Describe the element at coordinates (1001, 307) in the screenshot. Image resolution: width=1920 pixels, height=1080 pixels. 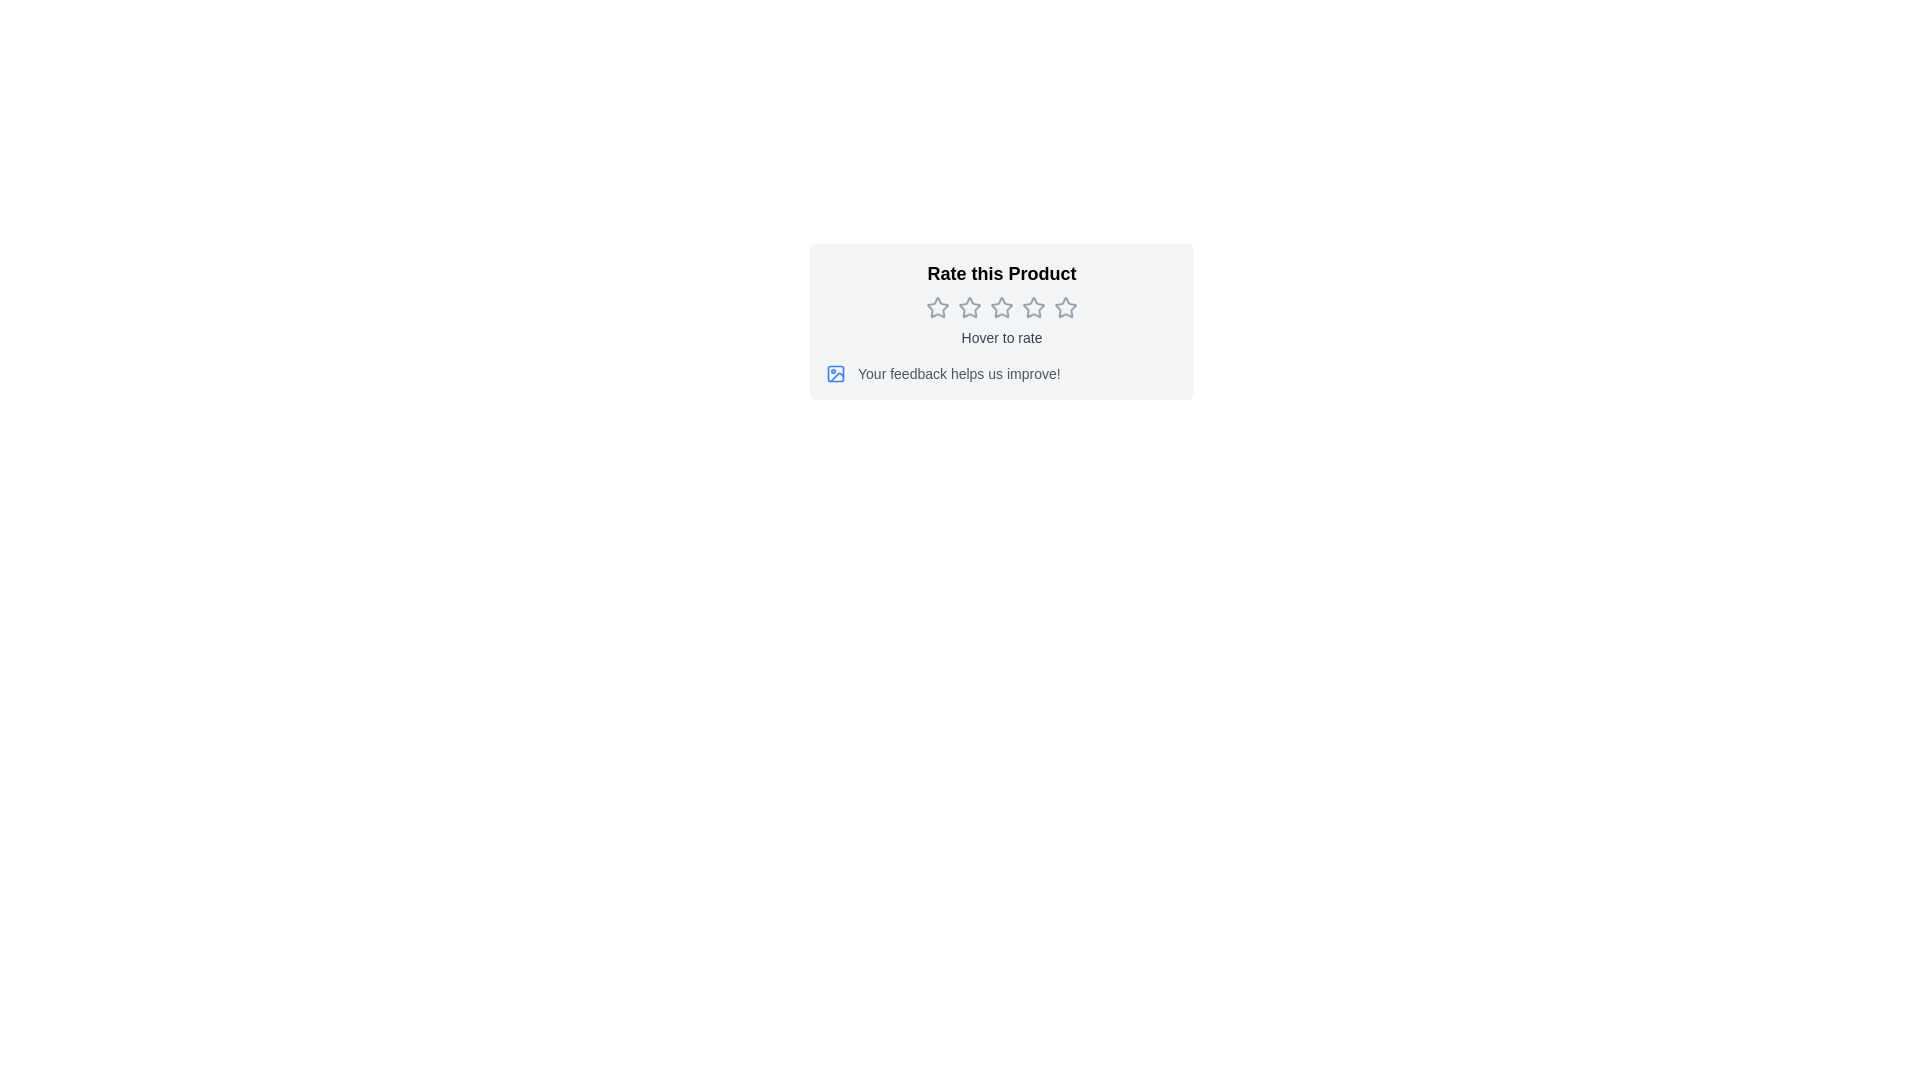
I see `the third star icon in the rating system` at that location.